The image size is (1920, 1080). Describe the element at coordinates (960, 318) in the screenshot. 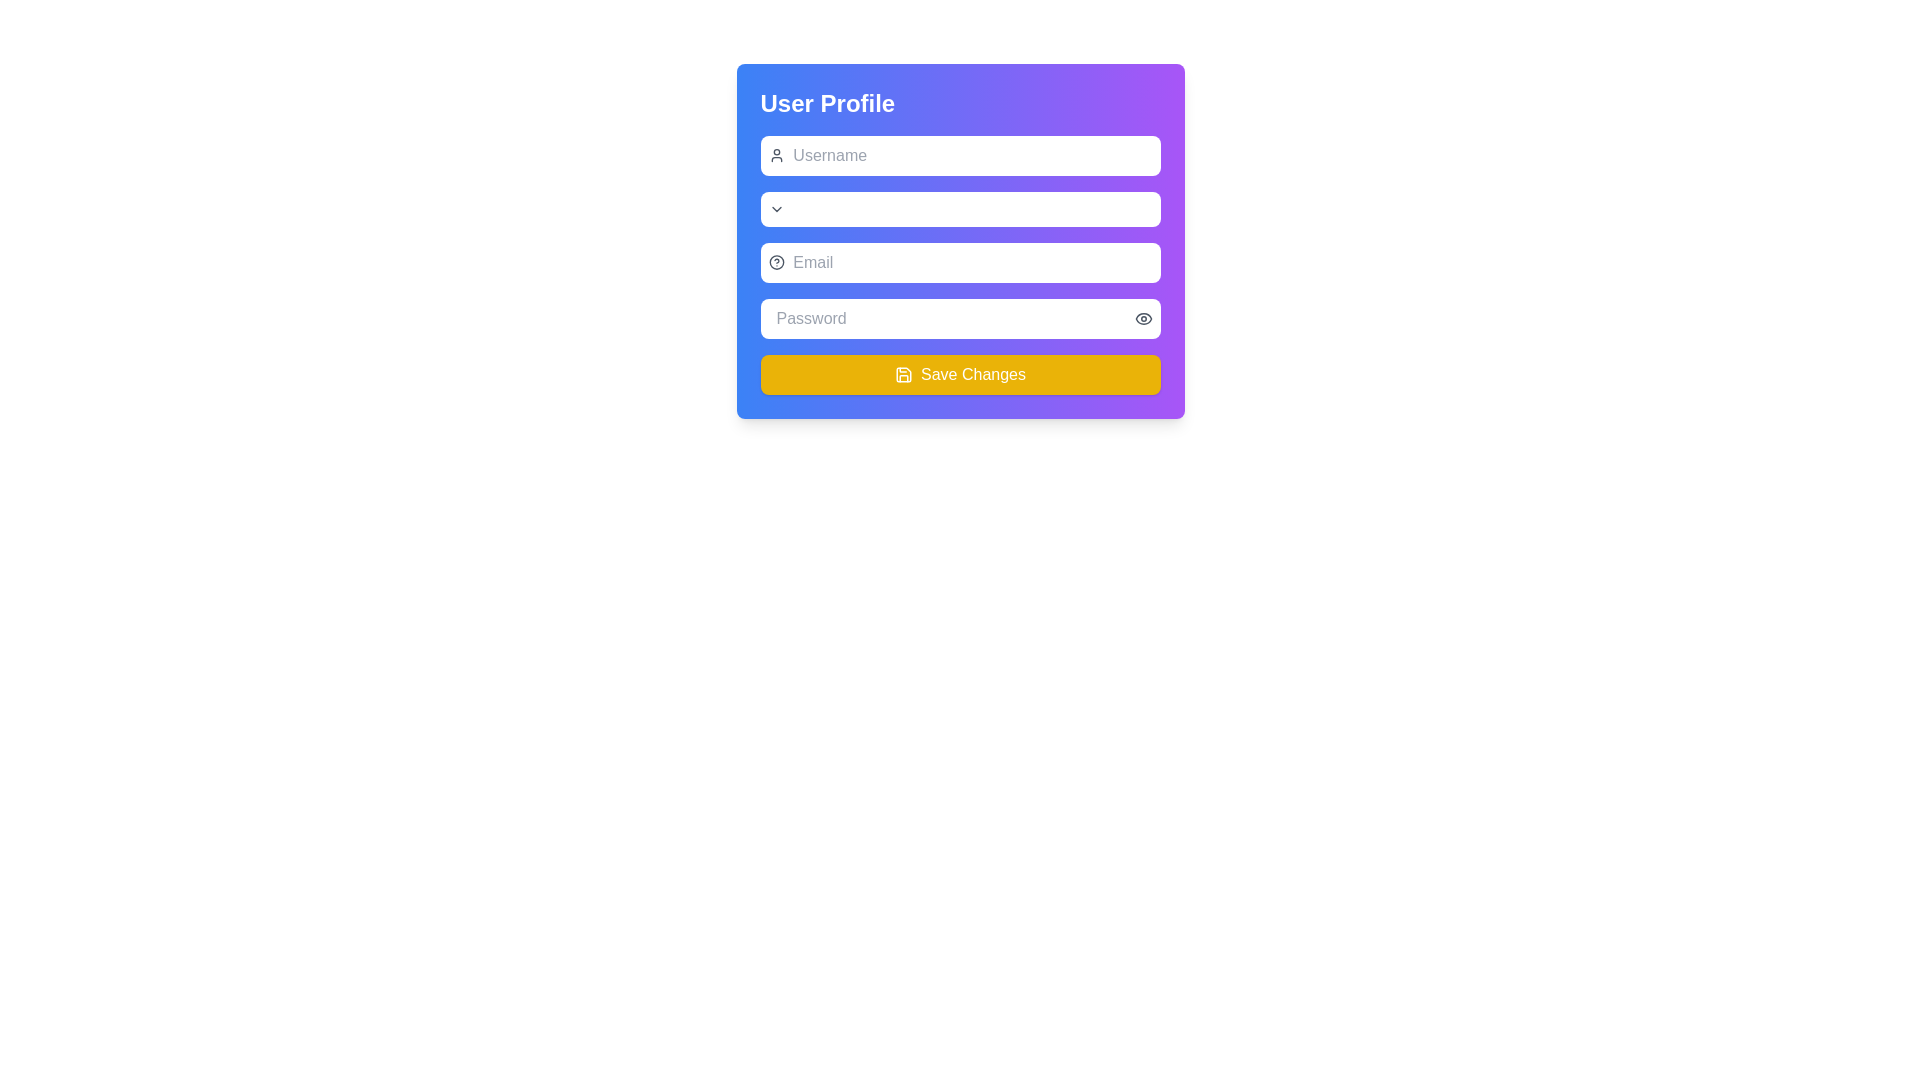

I see `the password input field located in the fourth position of the form layout` at that location.